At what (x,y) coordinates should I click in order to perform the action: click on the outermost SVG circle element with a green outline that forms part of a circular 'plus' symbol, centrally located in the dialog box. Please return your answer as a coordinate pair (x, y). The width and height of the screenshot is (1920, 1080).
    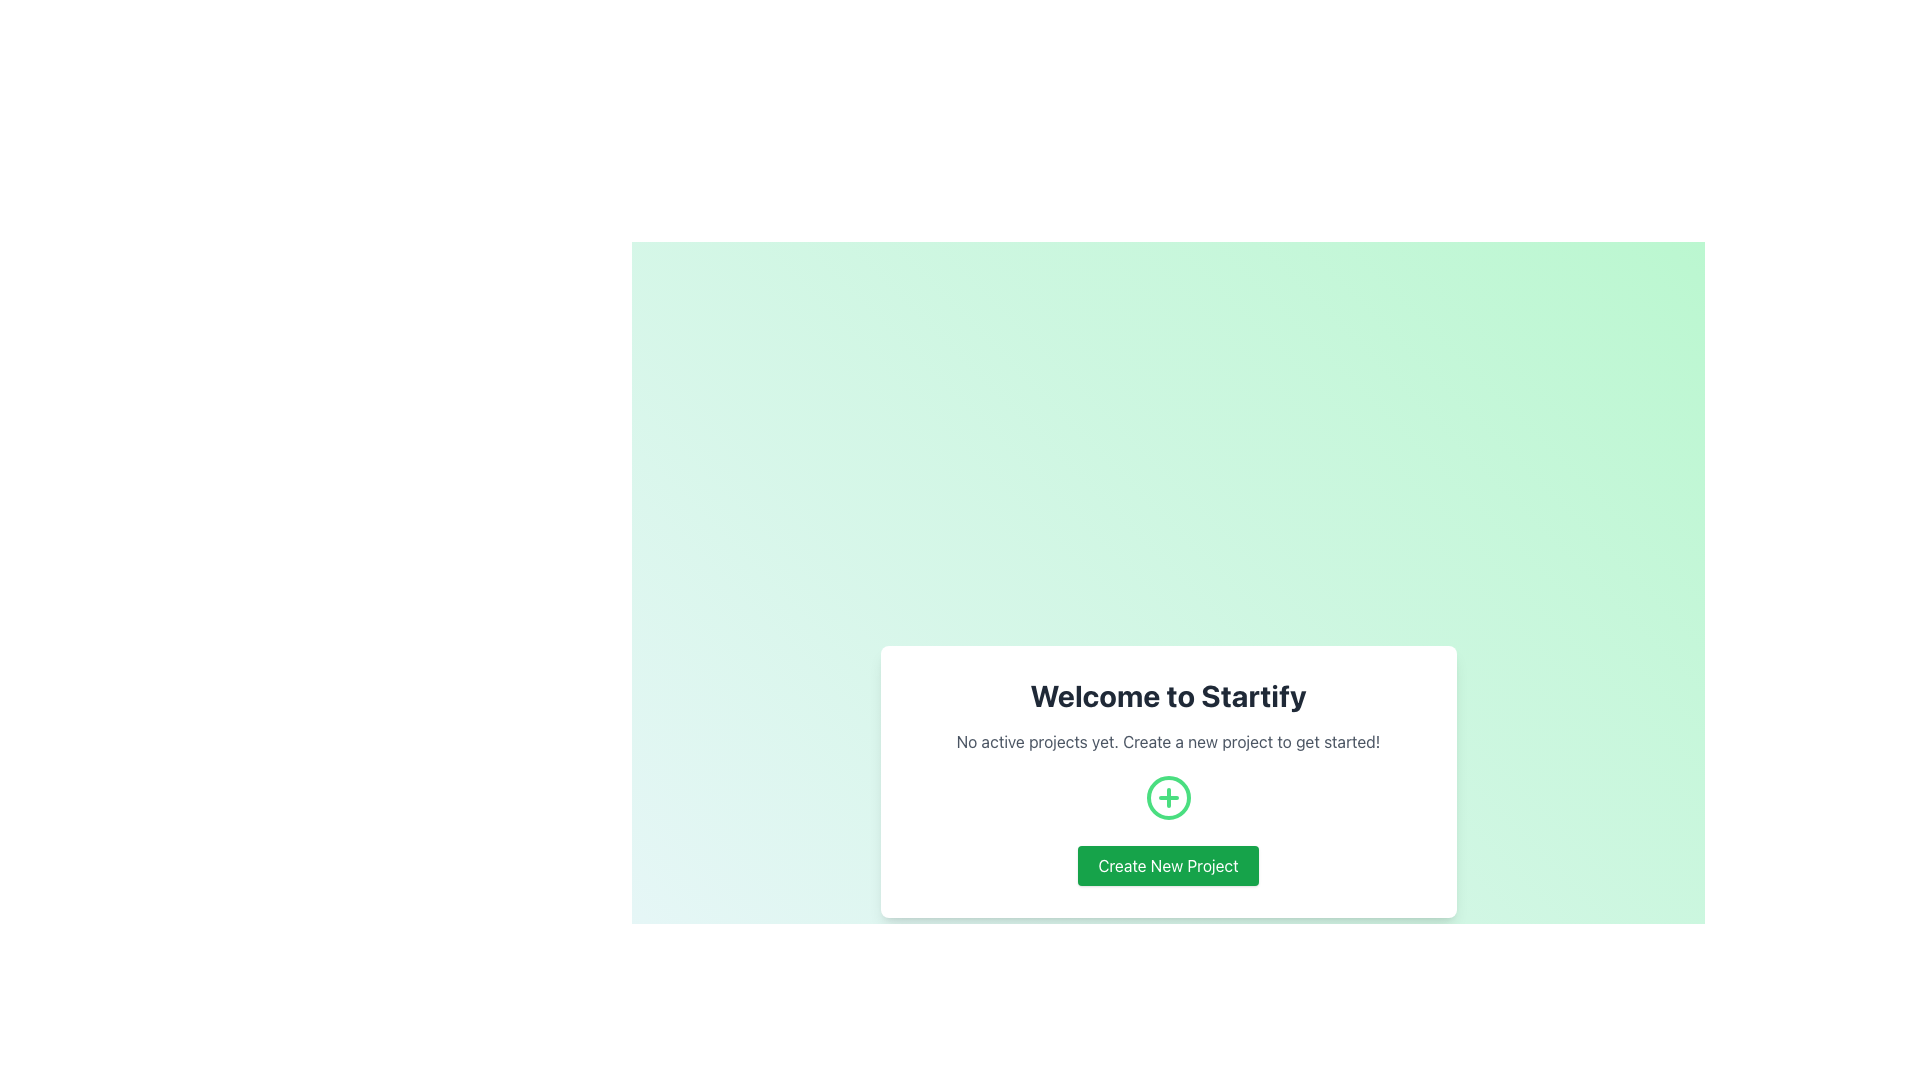
    Looking at the image, I should click on (1168, 797).